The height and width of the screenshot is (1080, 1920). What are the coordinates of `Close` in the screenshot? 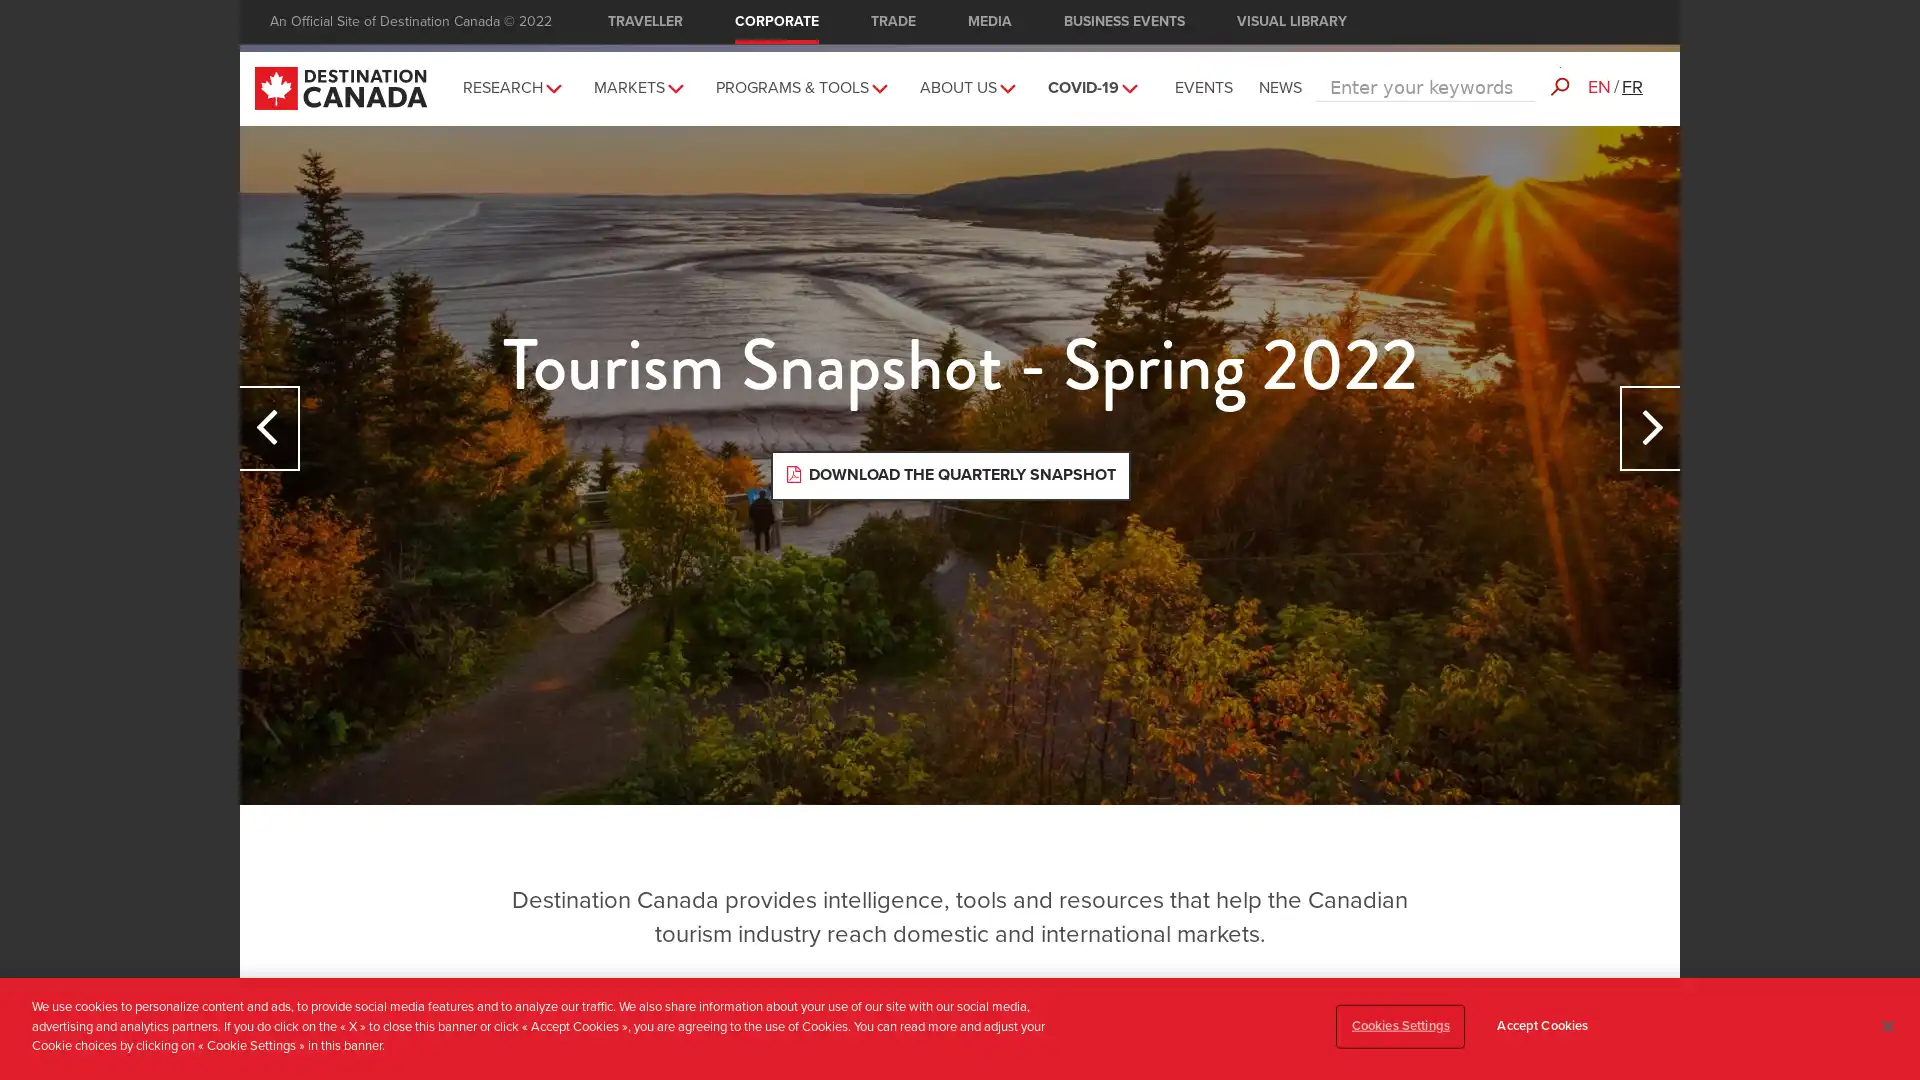 It's located at (1886, 1026).